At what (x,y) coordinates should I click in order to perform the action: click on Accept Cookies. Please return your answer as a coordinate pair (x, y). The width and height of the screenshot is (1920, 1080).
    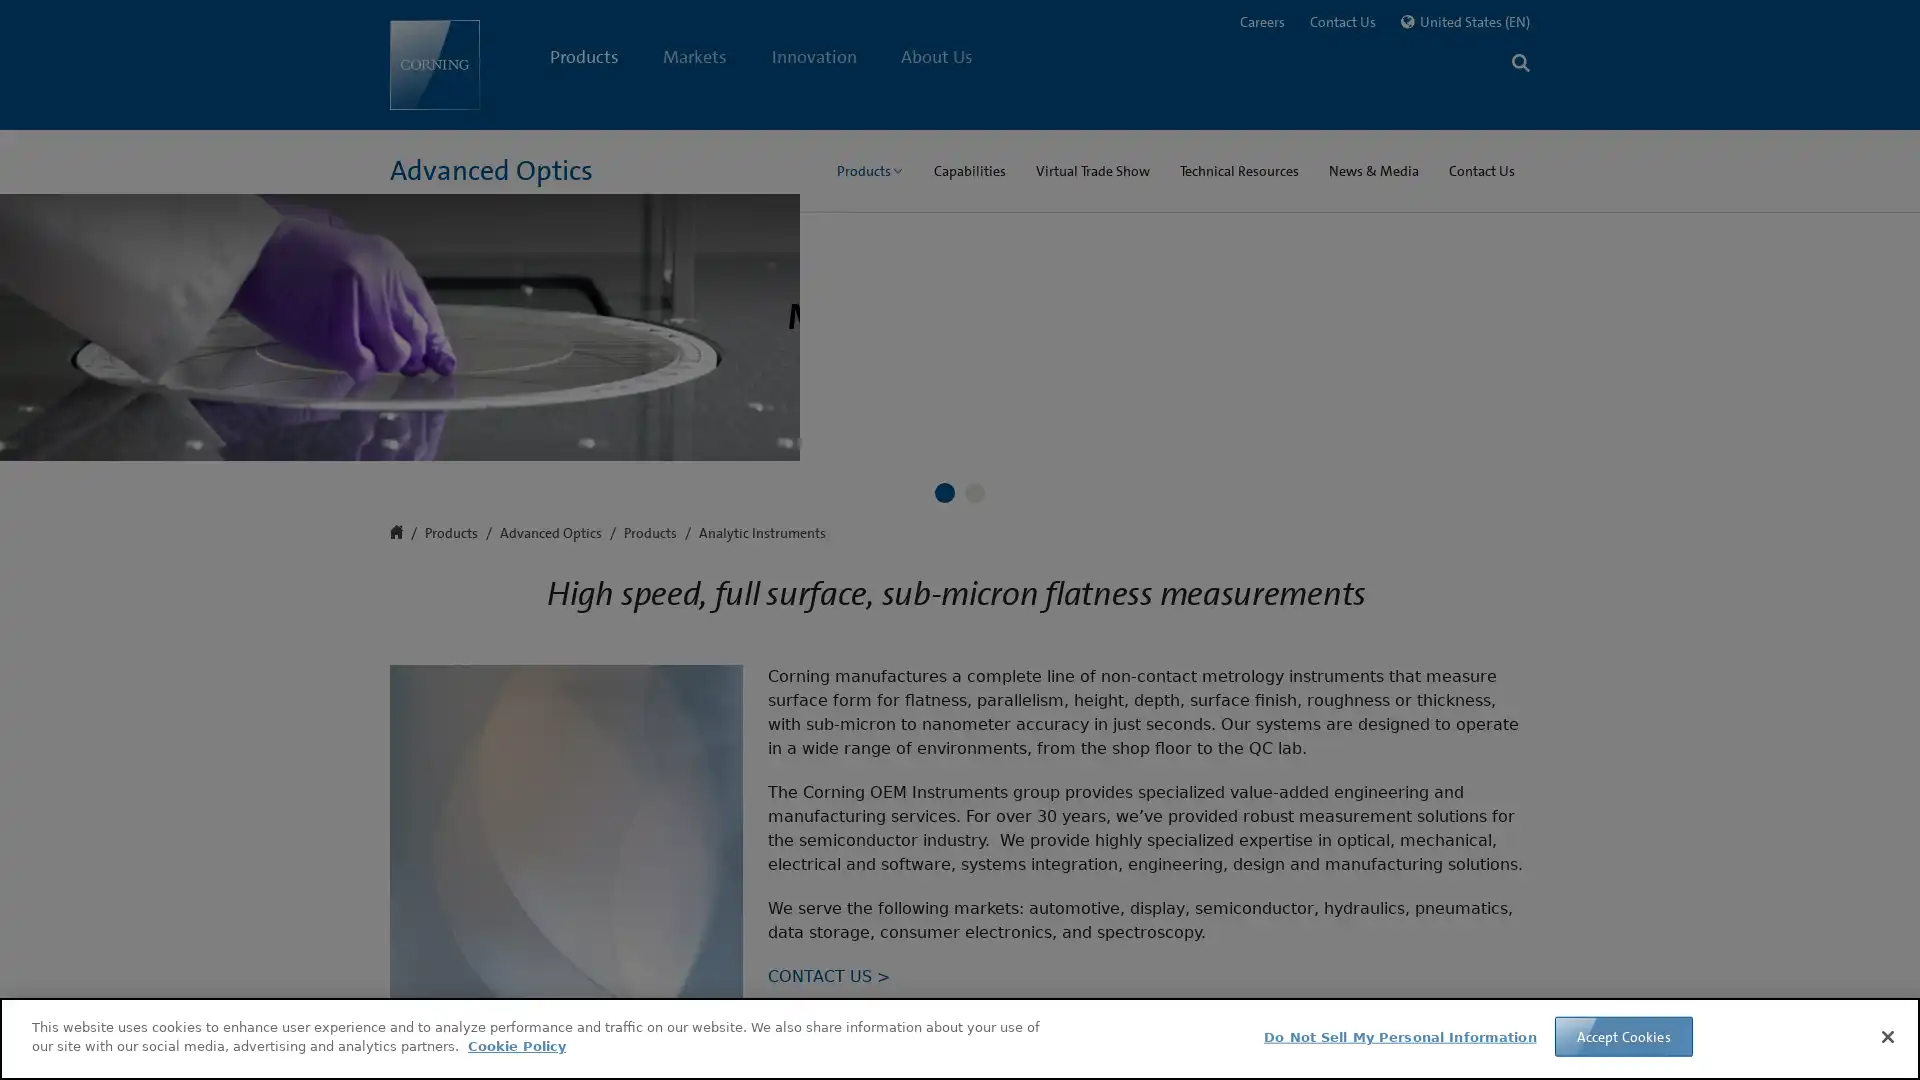
    Looking at the image, I should click on (1622, 1035).